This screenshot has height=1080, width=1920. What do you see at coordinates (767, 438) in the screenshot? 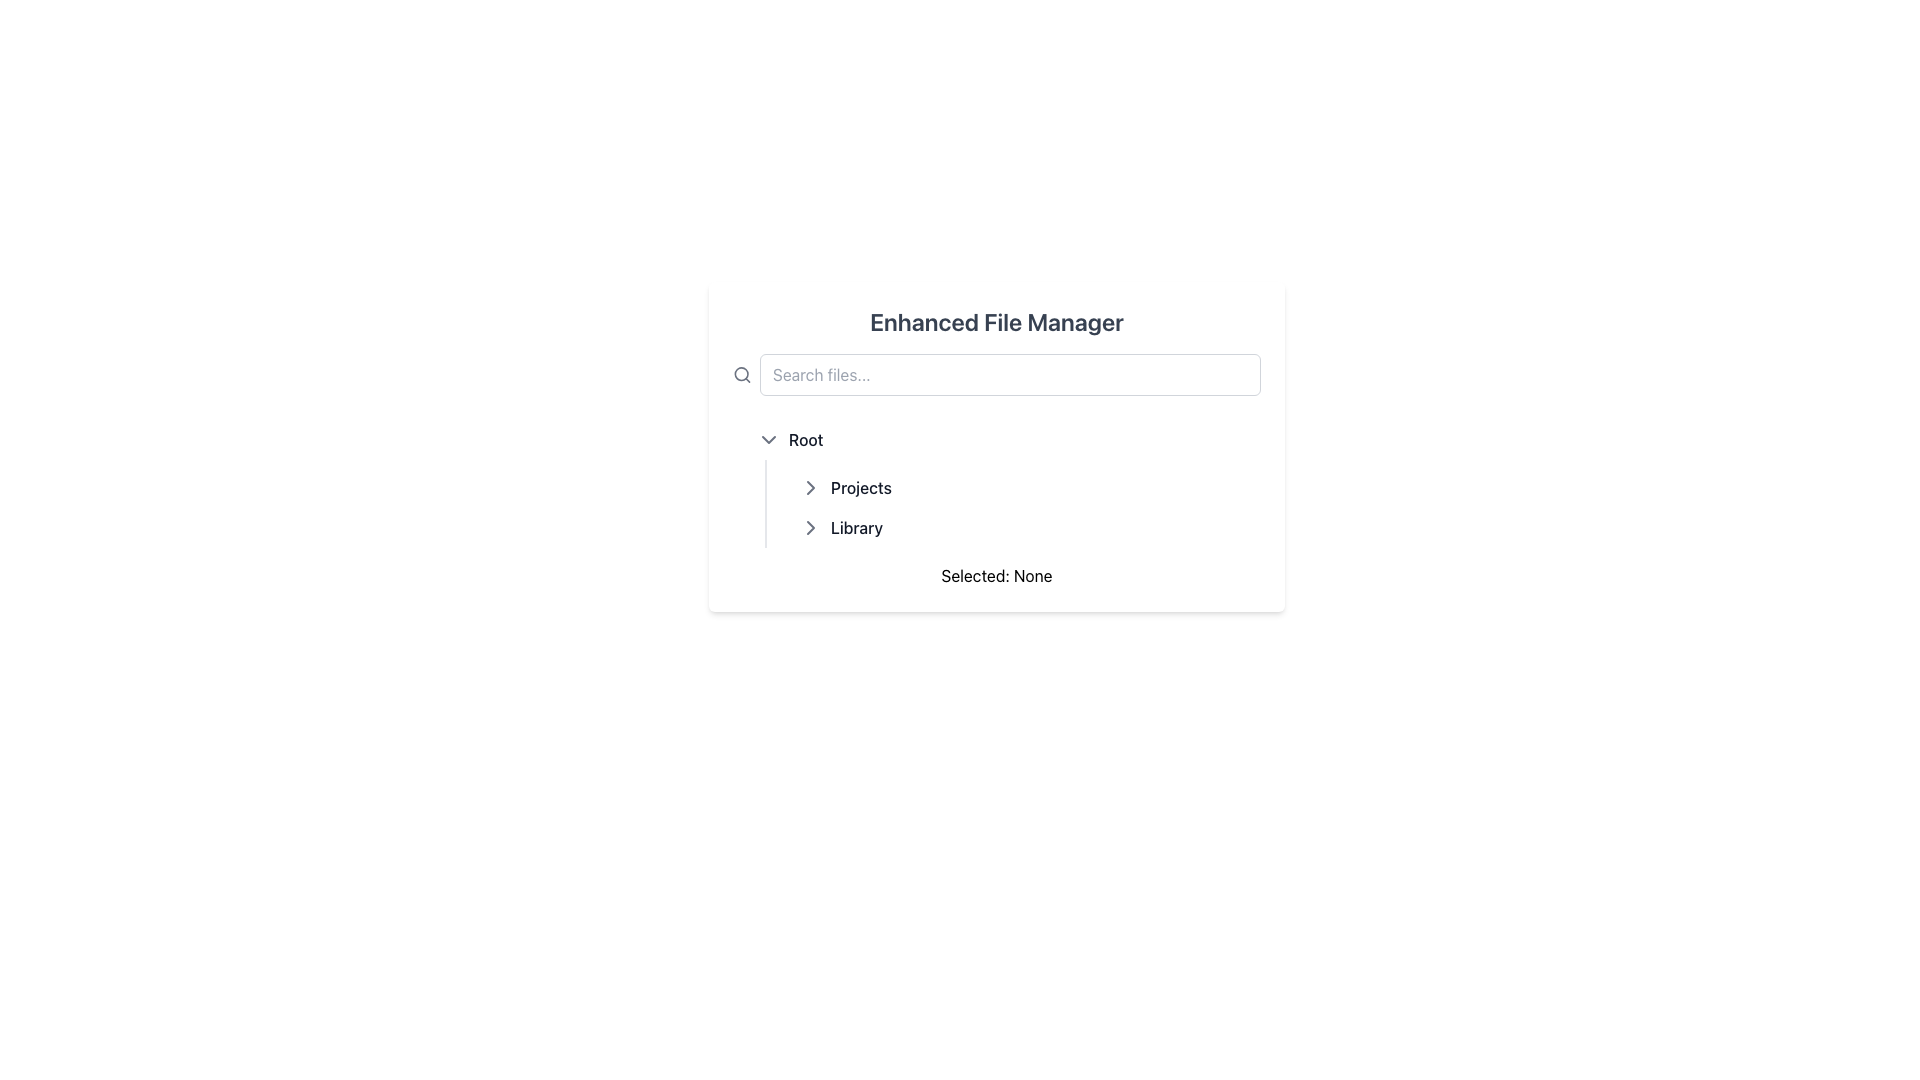
I see `the Dropdown Indicator (Chevron Icon) located to the left of the 'Root' label` at bounding box center [767, 438].